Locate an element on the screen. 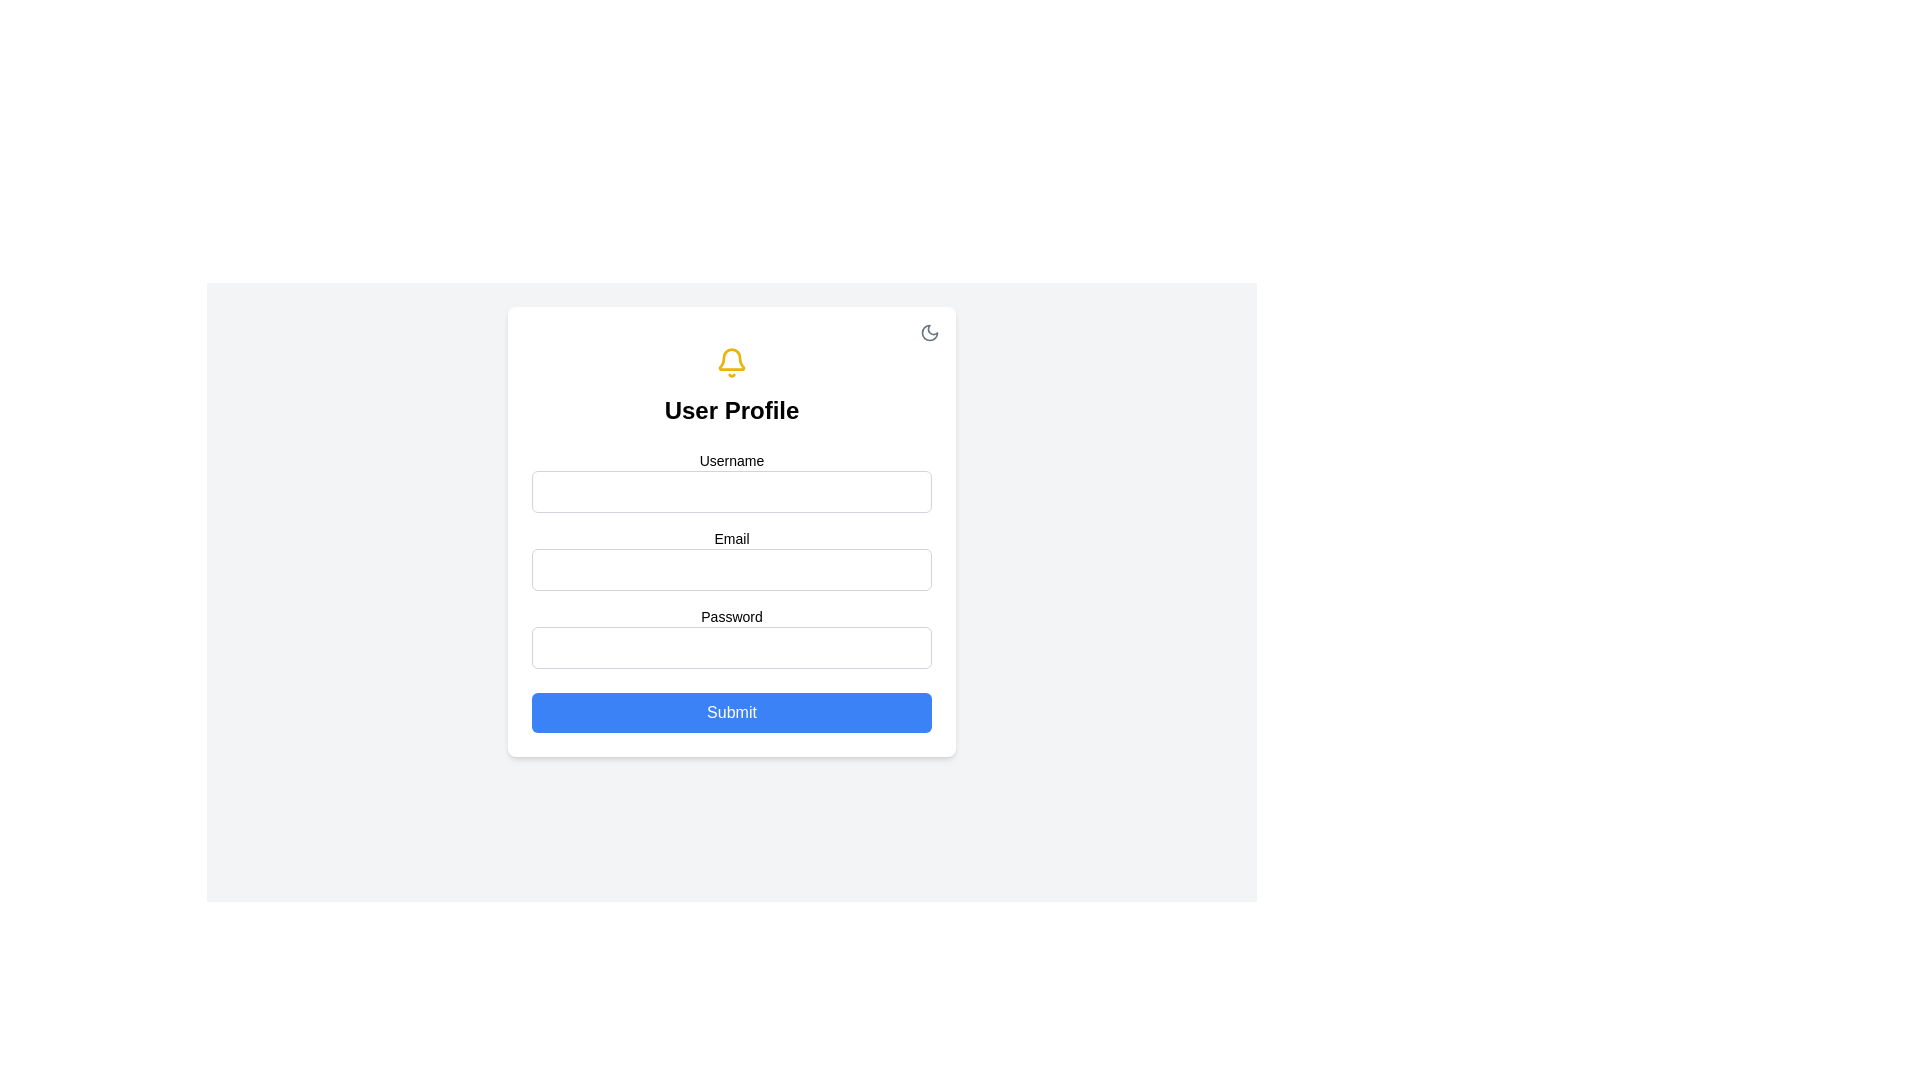 This screenshot has height=1080, width=1920. the label indicating where the password should be entered, which is positioned above the password input field and below the email label in the middle portion of the form is located at coordinates (730, 616).